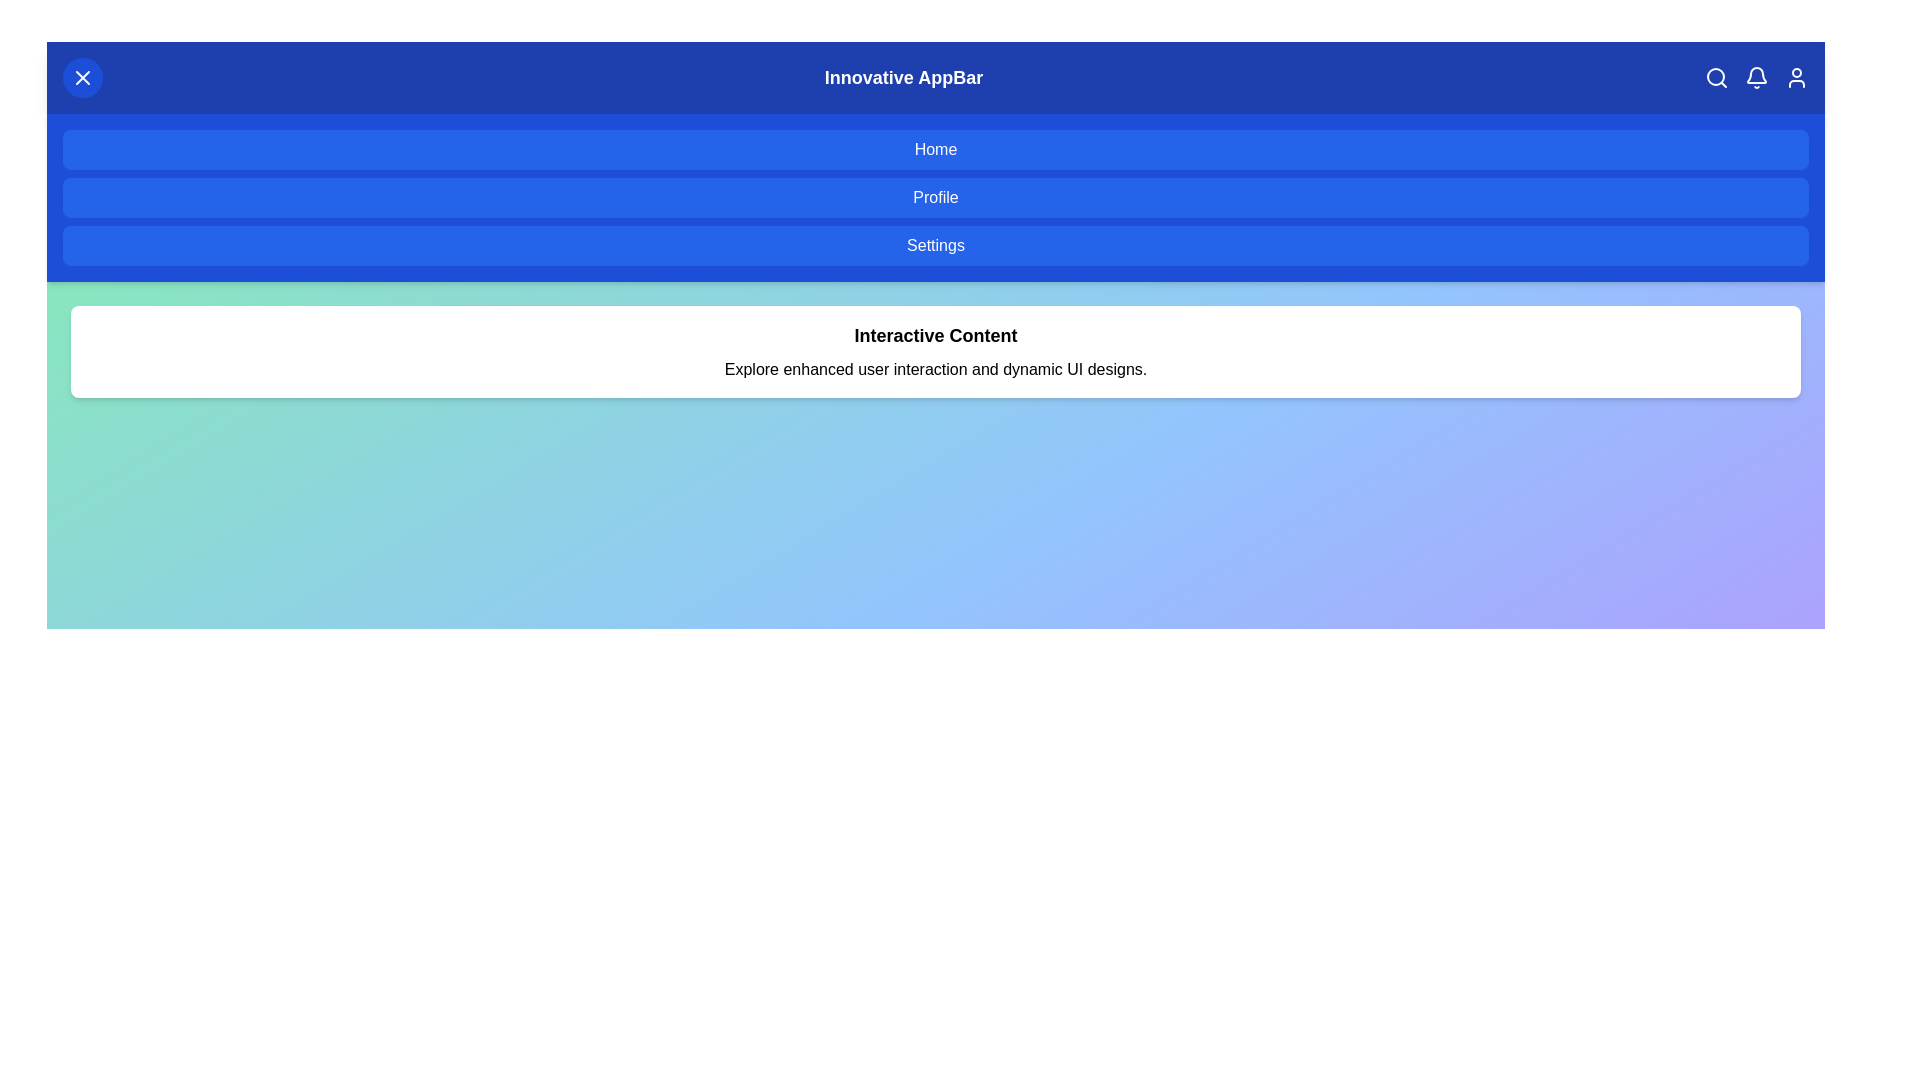  What do you see at coordinates (1796, 76) in the screenshot?
I see `the Profile icon in the header` at bounding box center [1796, 76].